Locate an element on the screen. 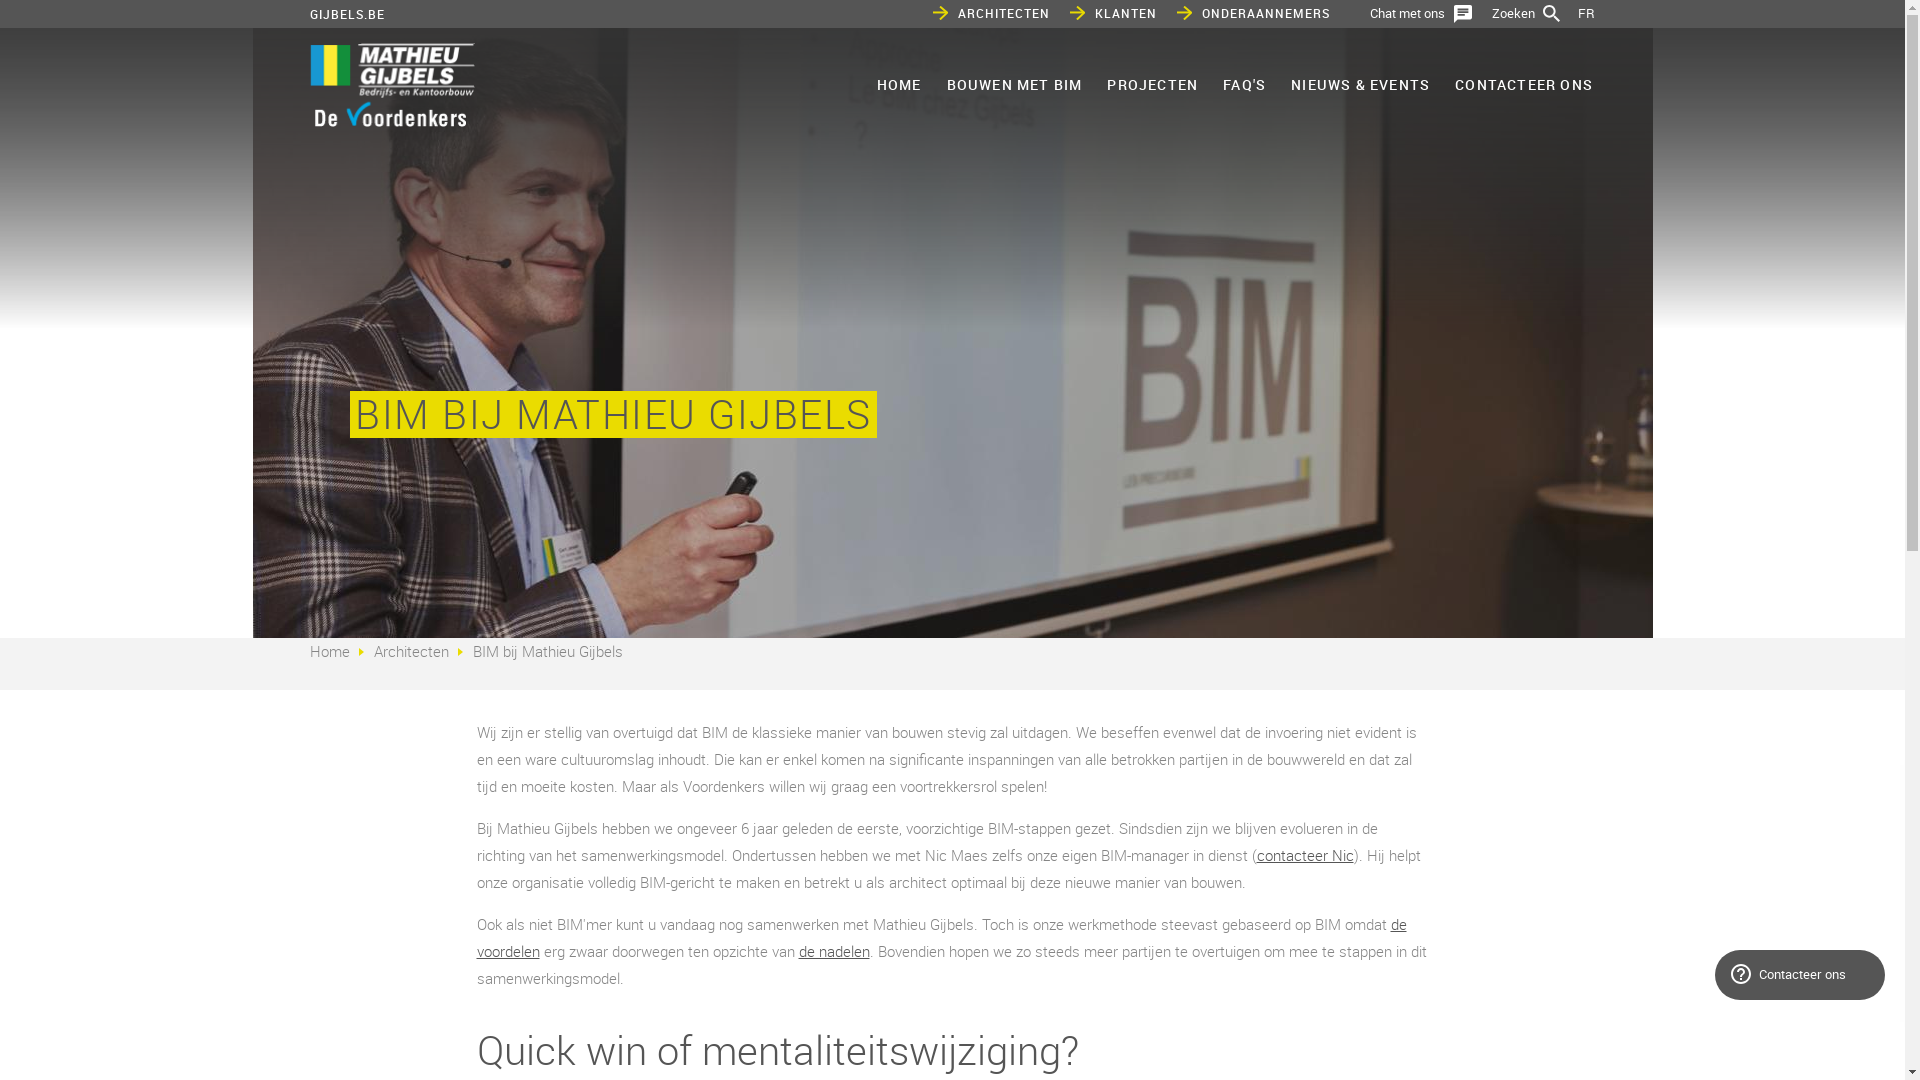  'PROJECTEN' is located at coordinates (1151, 83).